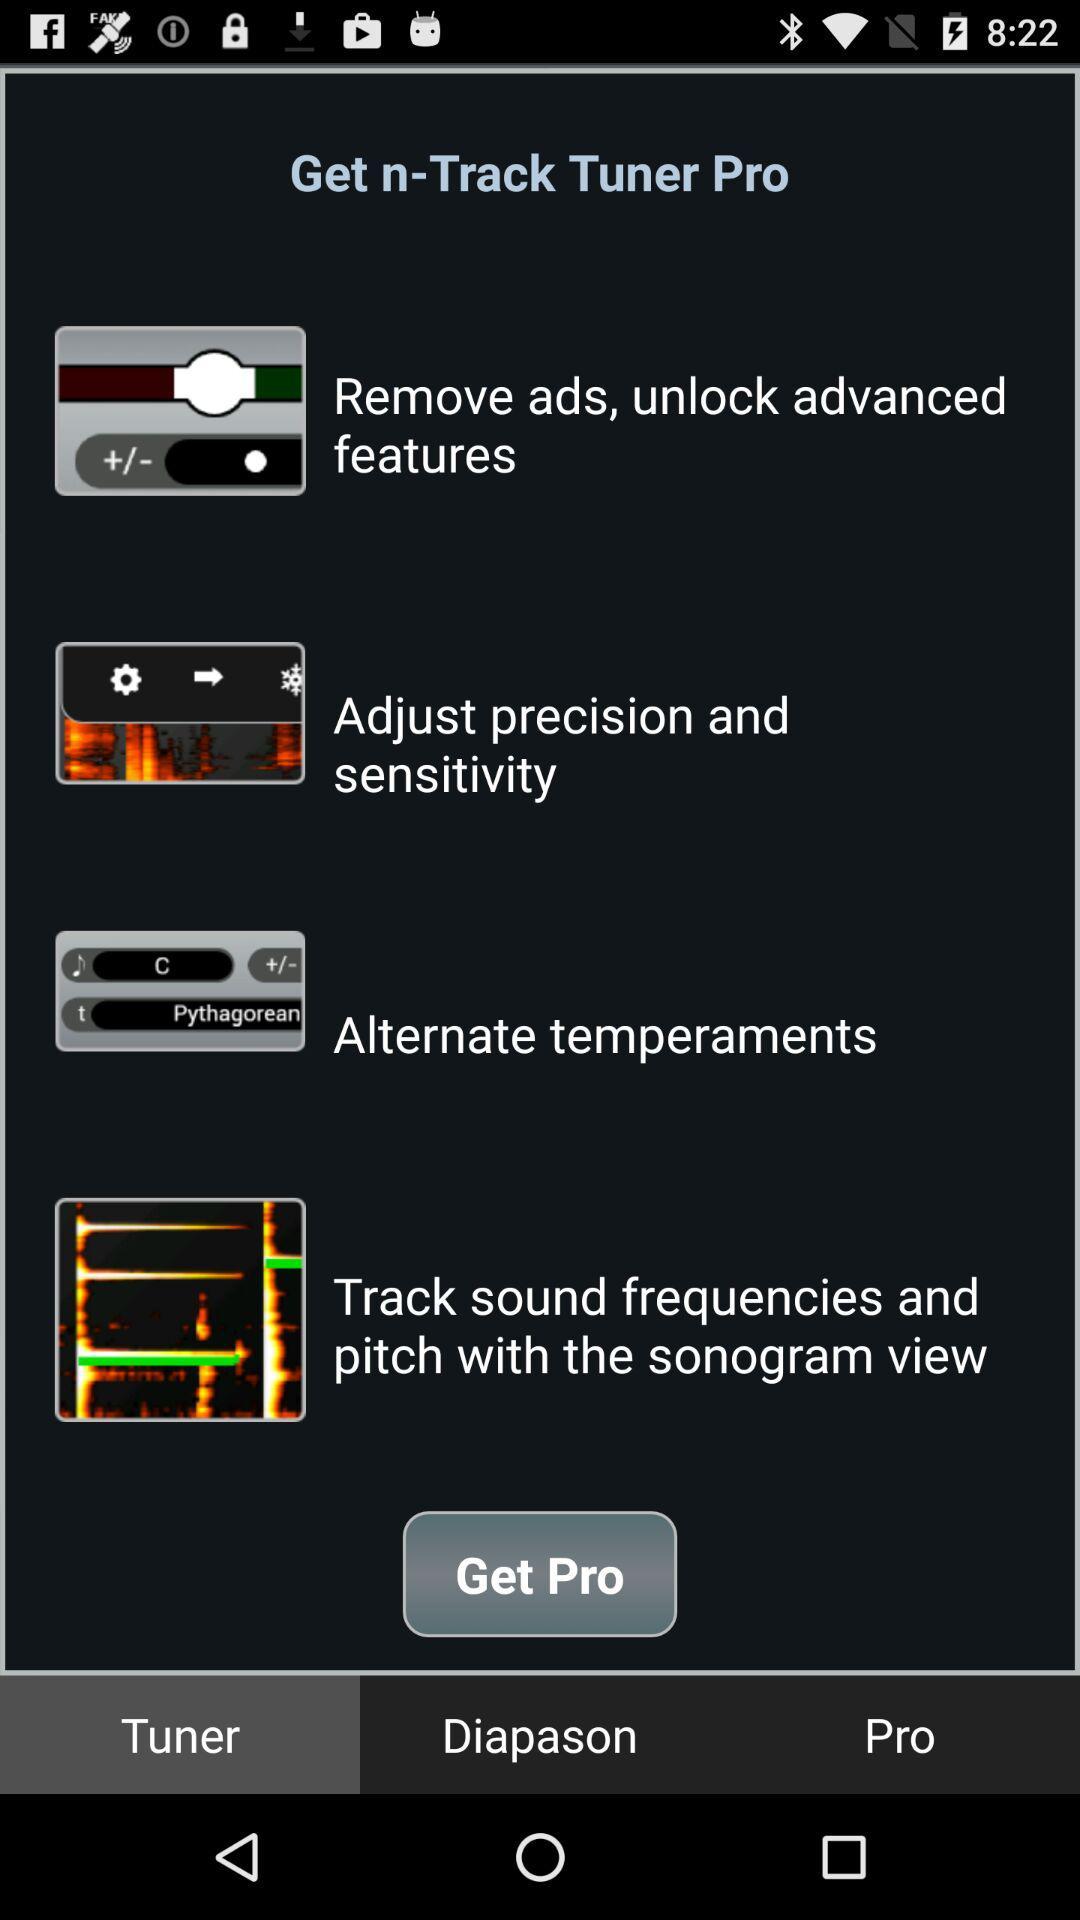 This screenshot has height=1920, width=1080. What do you see at coordinates (540, 1733) in the screenshot?
I see `diapason button` at bounding box center [540, 1733].